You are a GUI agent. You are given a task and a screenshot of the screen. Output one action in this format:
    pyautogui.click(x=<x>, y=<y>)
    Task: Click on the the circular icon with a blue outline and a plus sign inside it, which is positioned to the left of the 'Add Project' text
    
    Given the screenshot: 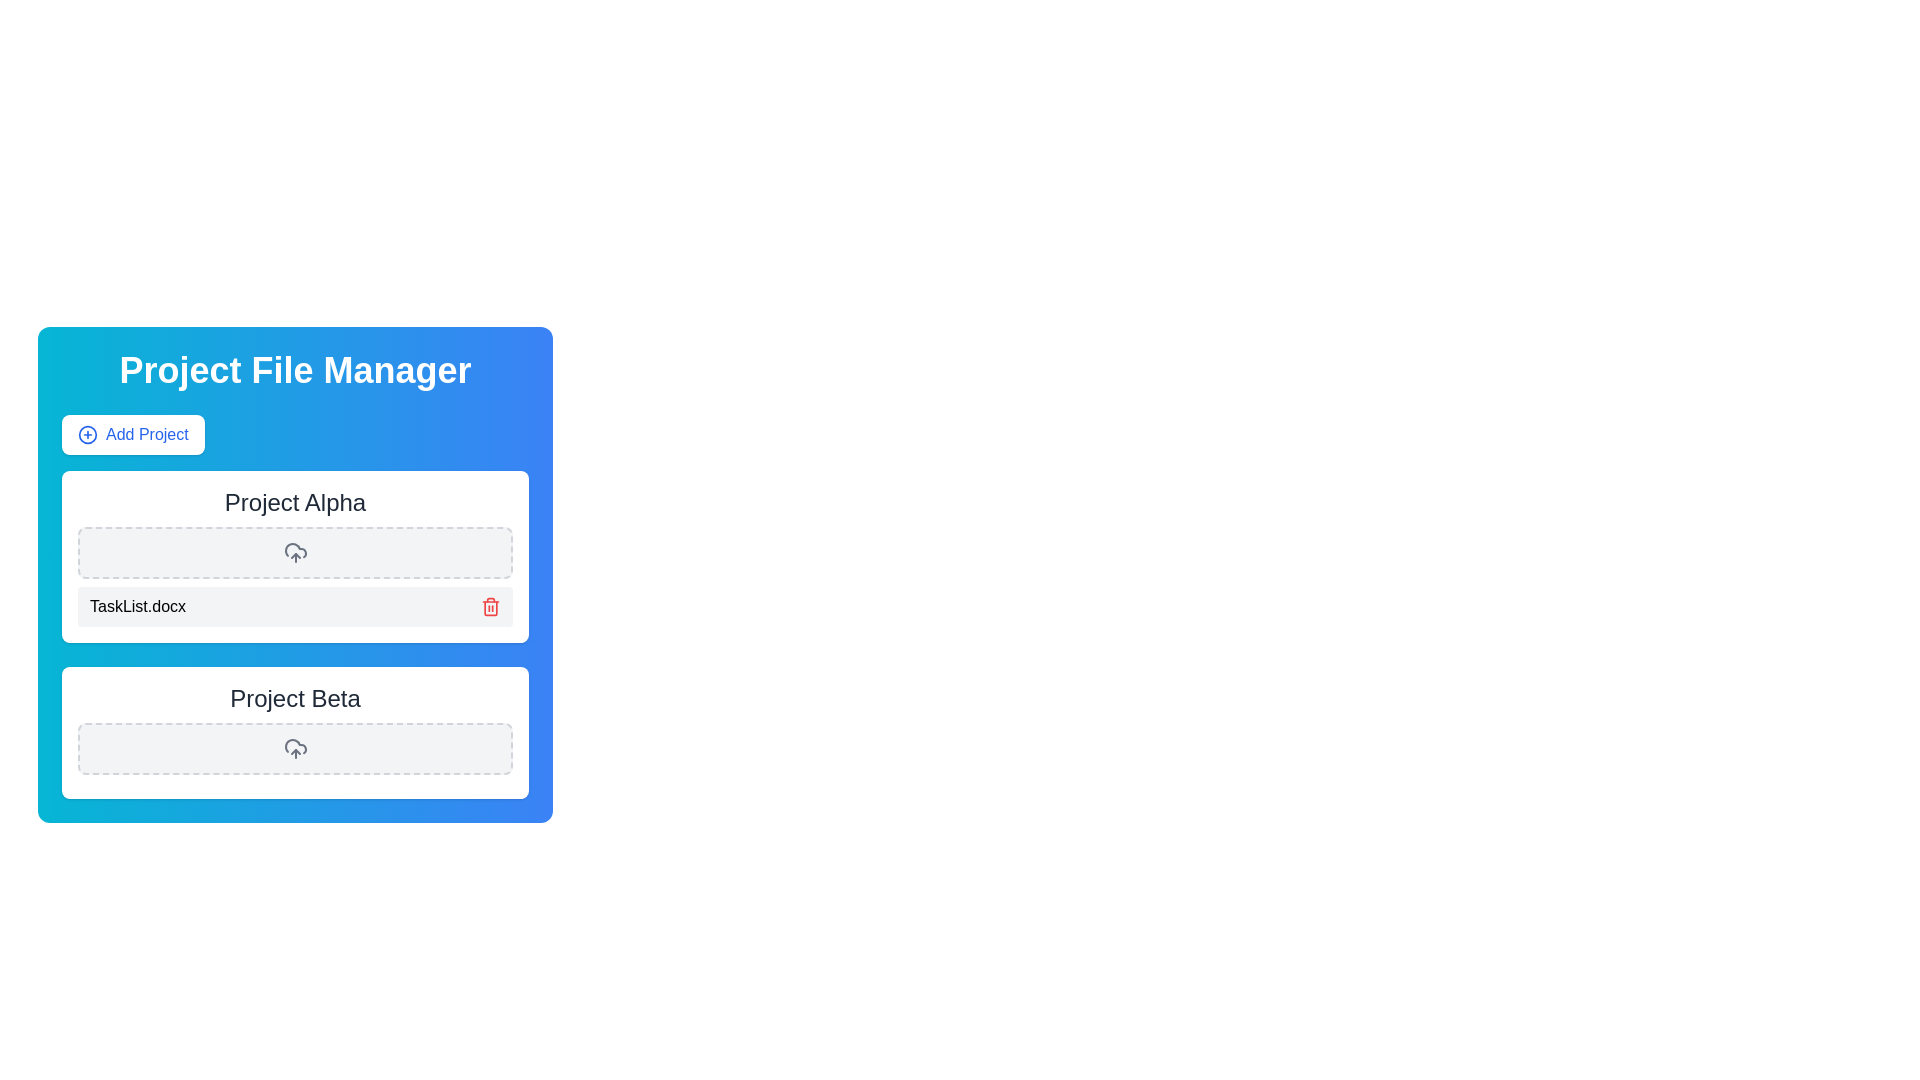 What is the action you would take?
    pyautogui.click(x=86, y=434)
    